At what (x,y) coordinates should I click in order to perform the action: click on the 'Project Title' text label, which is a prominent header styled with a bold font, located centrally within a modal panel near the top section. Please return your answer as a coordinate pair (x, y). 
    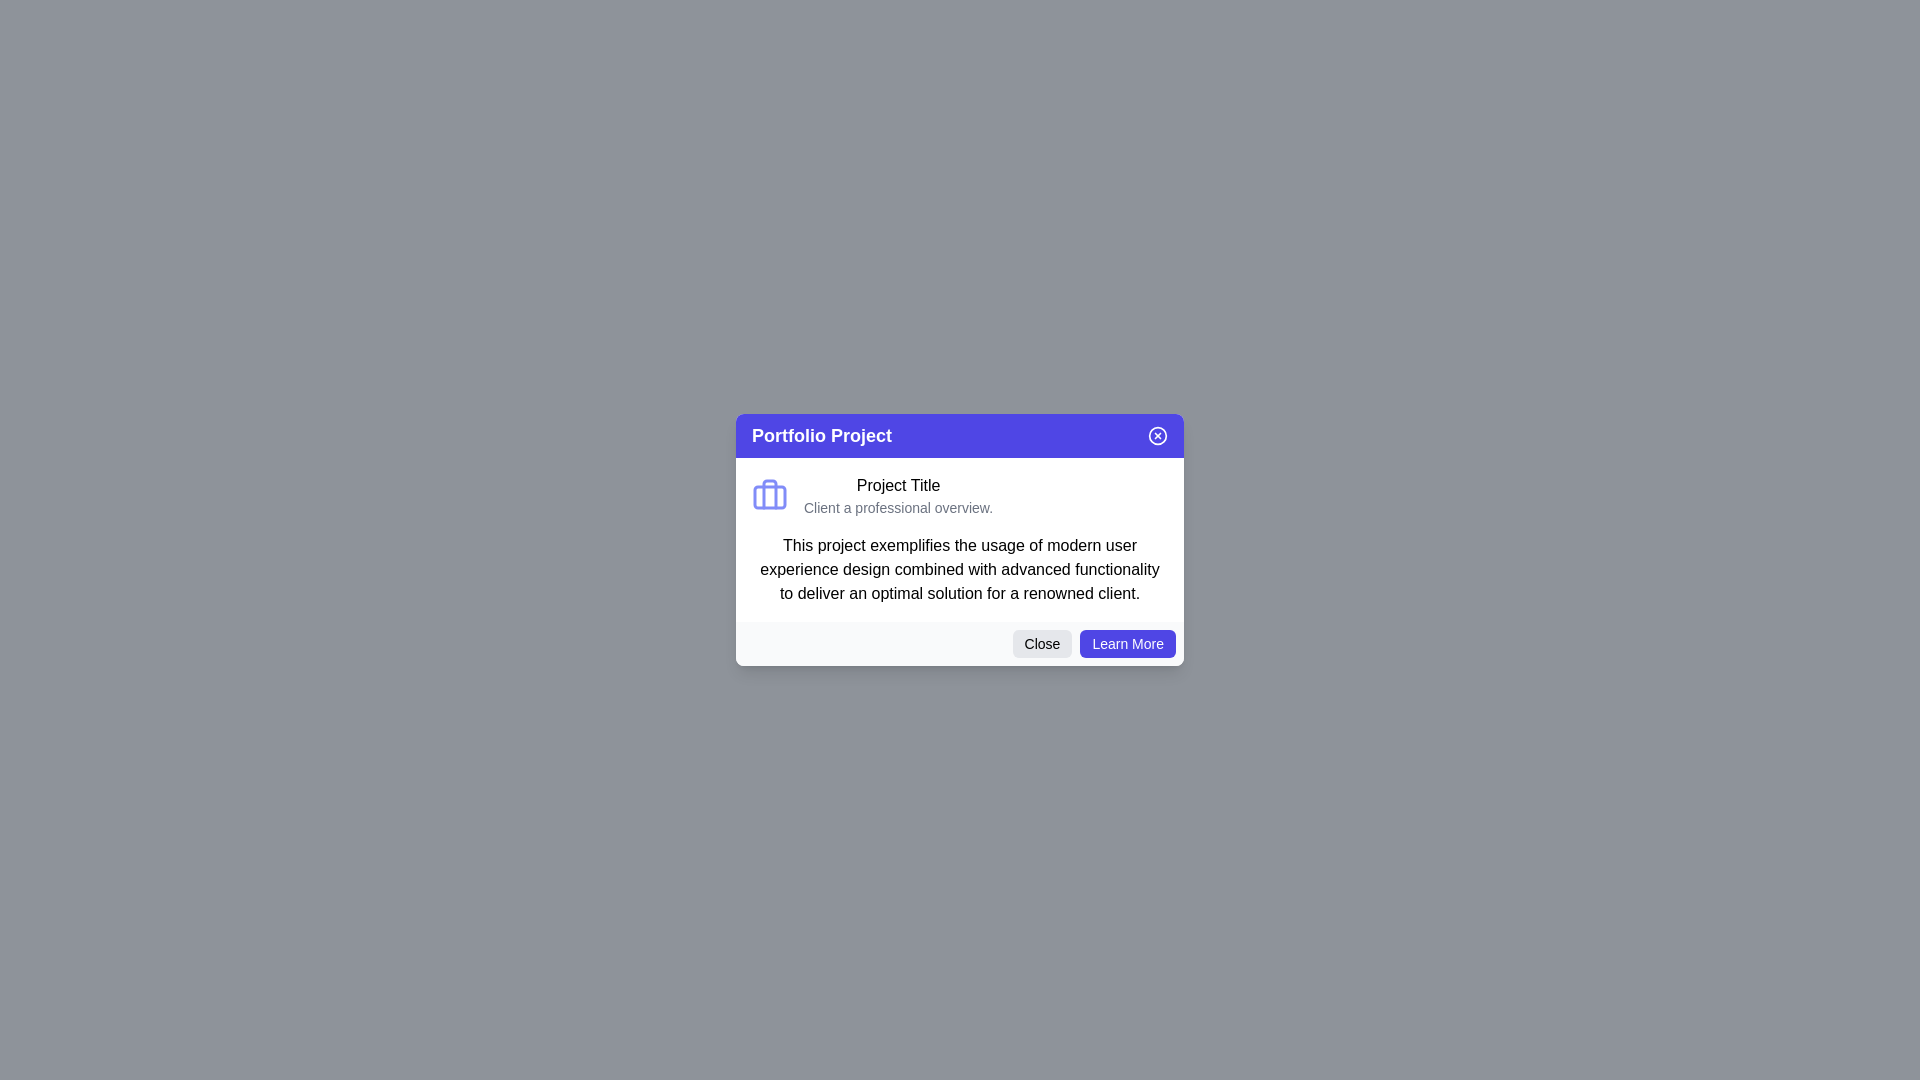
    Looking at the image, I should click on (897, 486).